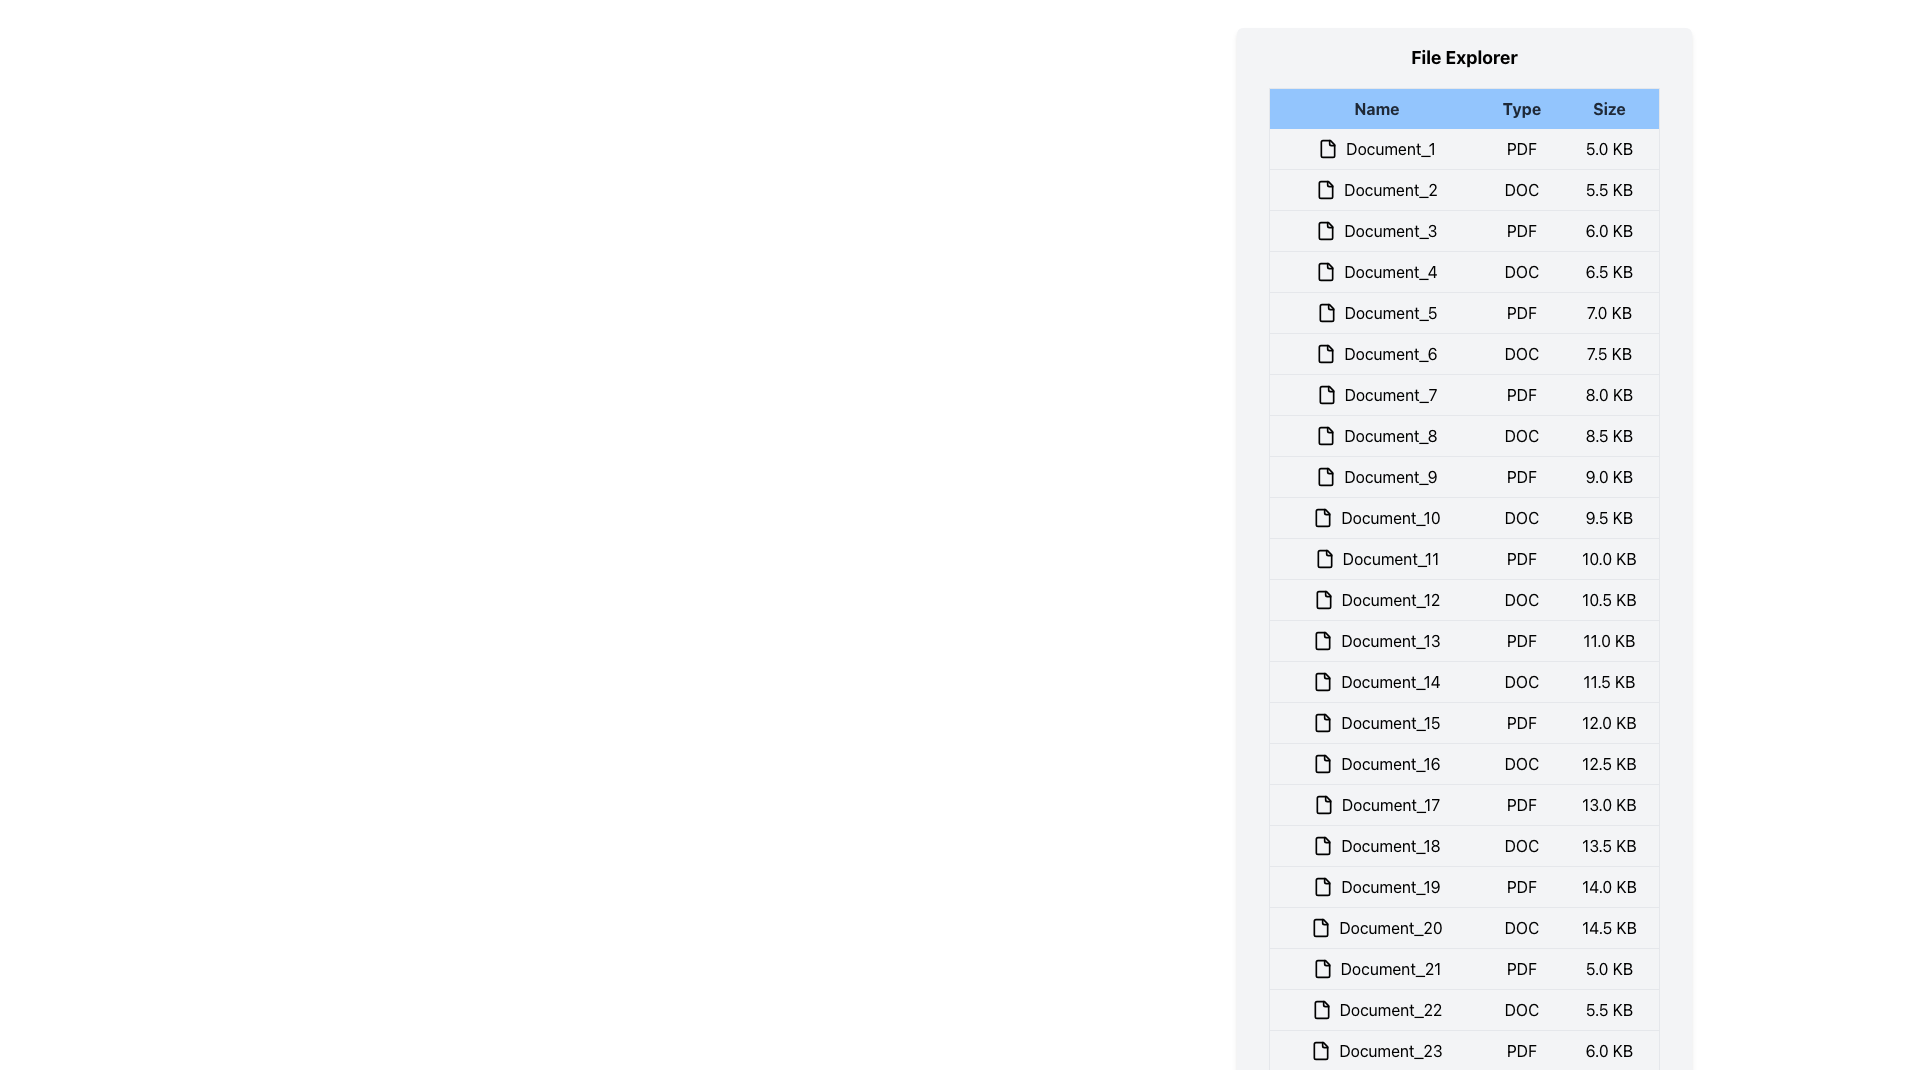  What do you see at coordinates (1609, 230) in the screenshot?
I see `the text label displaying '6.0 KB' in the 'Size' column of the third row corresponding to 'Document_3'` at bounding box center [1609, 230].